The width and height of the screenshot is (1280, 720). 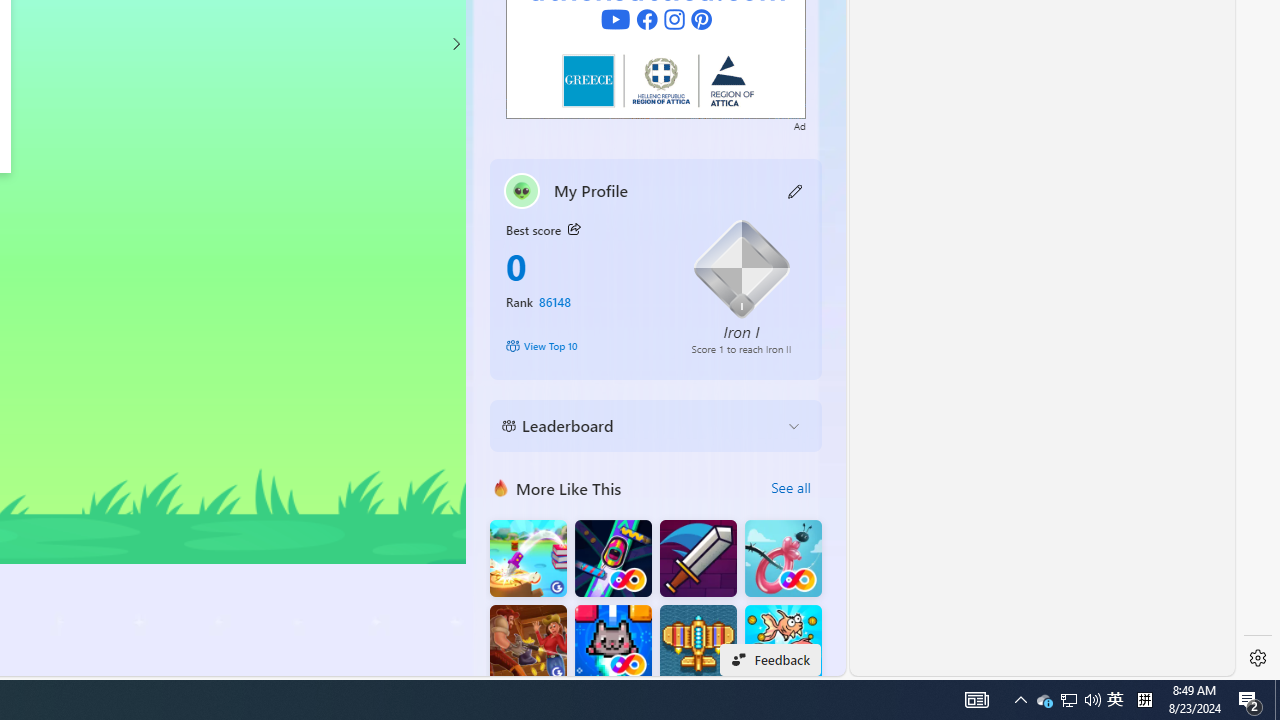 I want to click on 'Kitten Force FRVR', so click(x=612, y=643).